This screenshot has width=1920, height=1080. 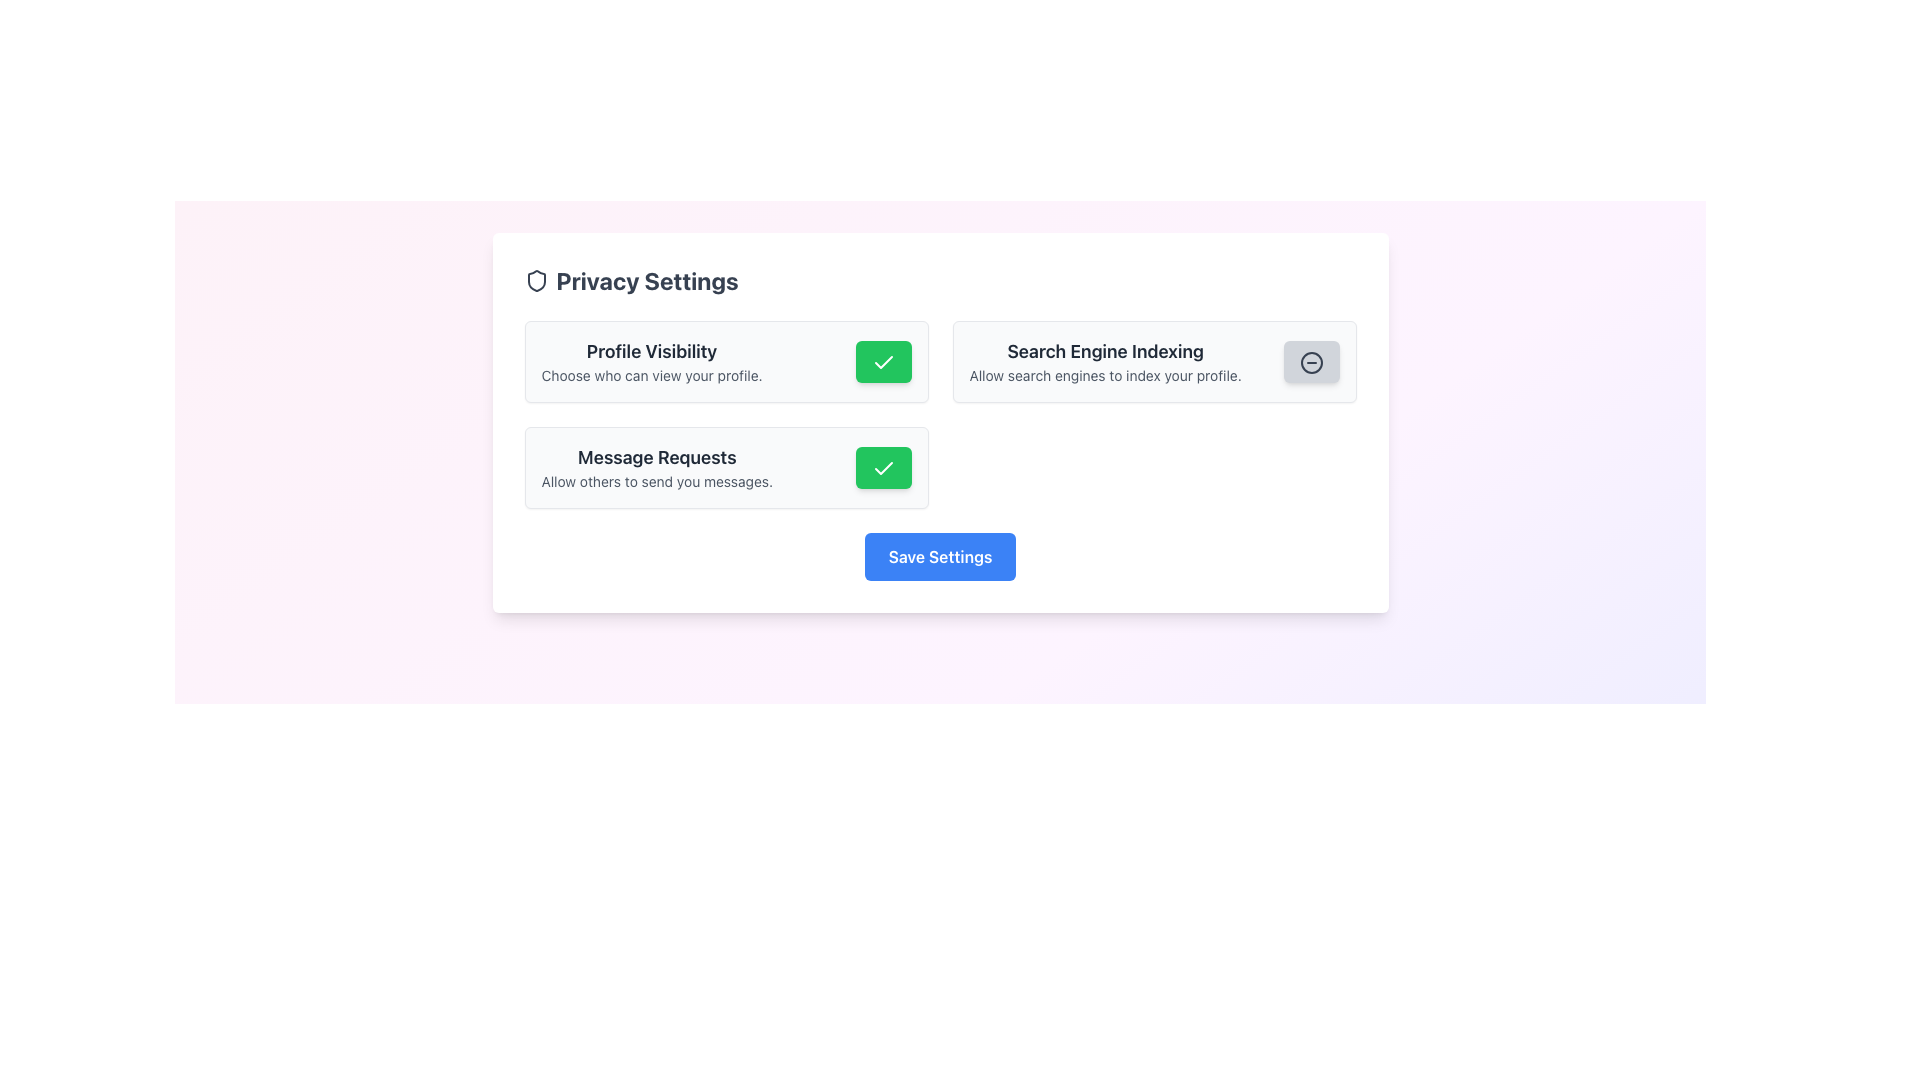 What do you see at coordinates (882, 468) in the screenshot?
I see `the visual confirmation icon for 'Message Requests' under 'Privacy Settings' to indicate that the setting is enabled` at bounding box center [882, 468].